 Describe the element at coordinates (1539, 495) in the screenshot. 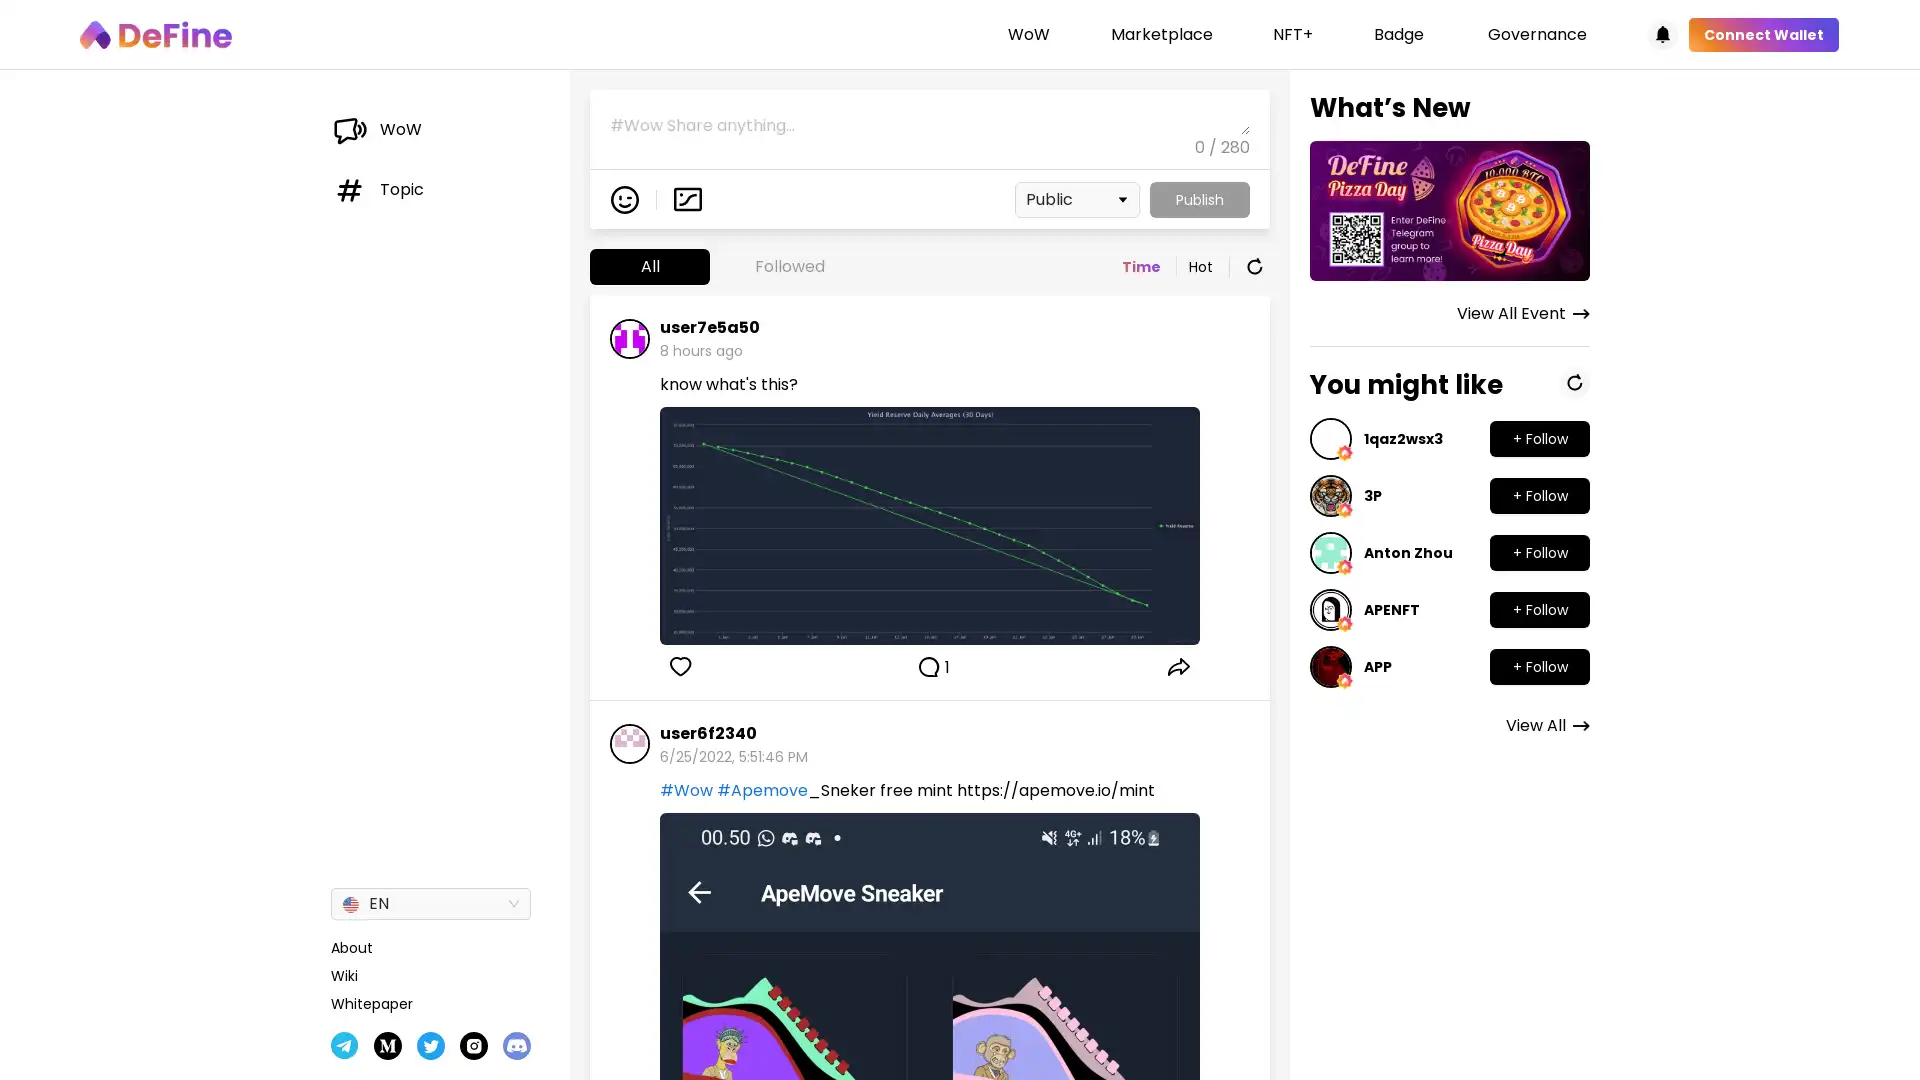

I see `+ Follow` at that location.